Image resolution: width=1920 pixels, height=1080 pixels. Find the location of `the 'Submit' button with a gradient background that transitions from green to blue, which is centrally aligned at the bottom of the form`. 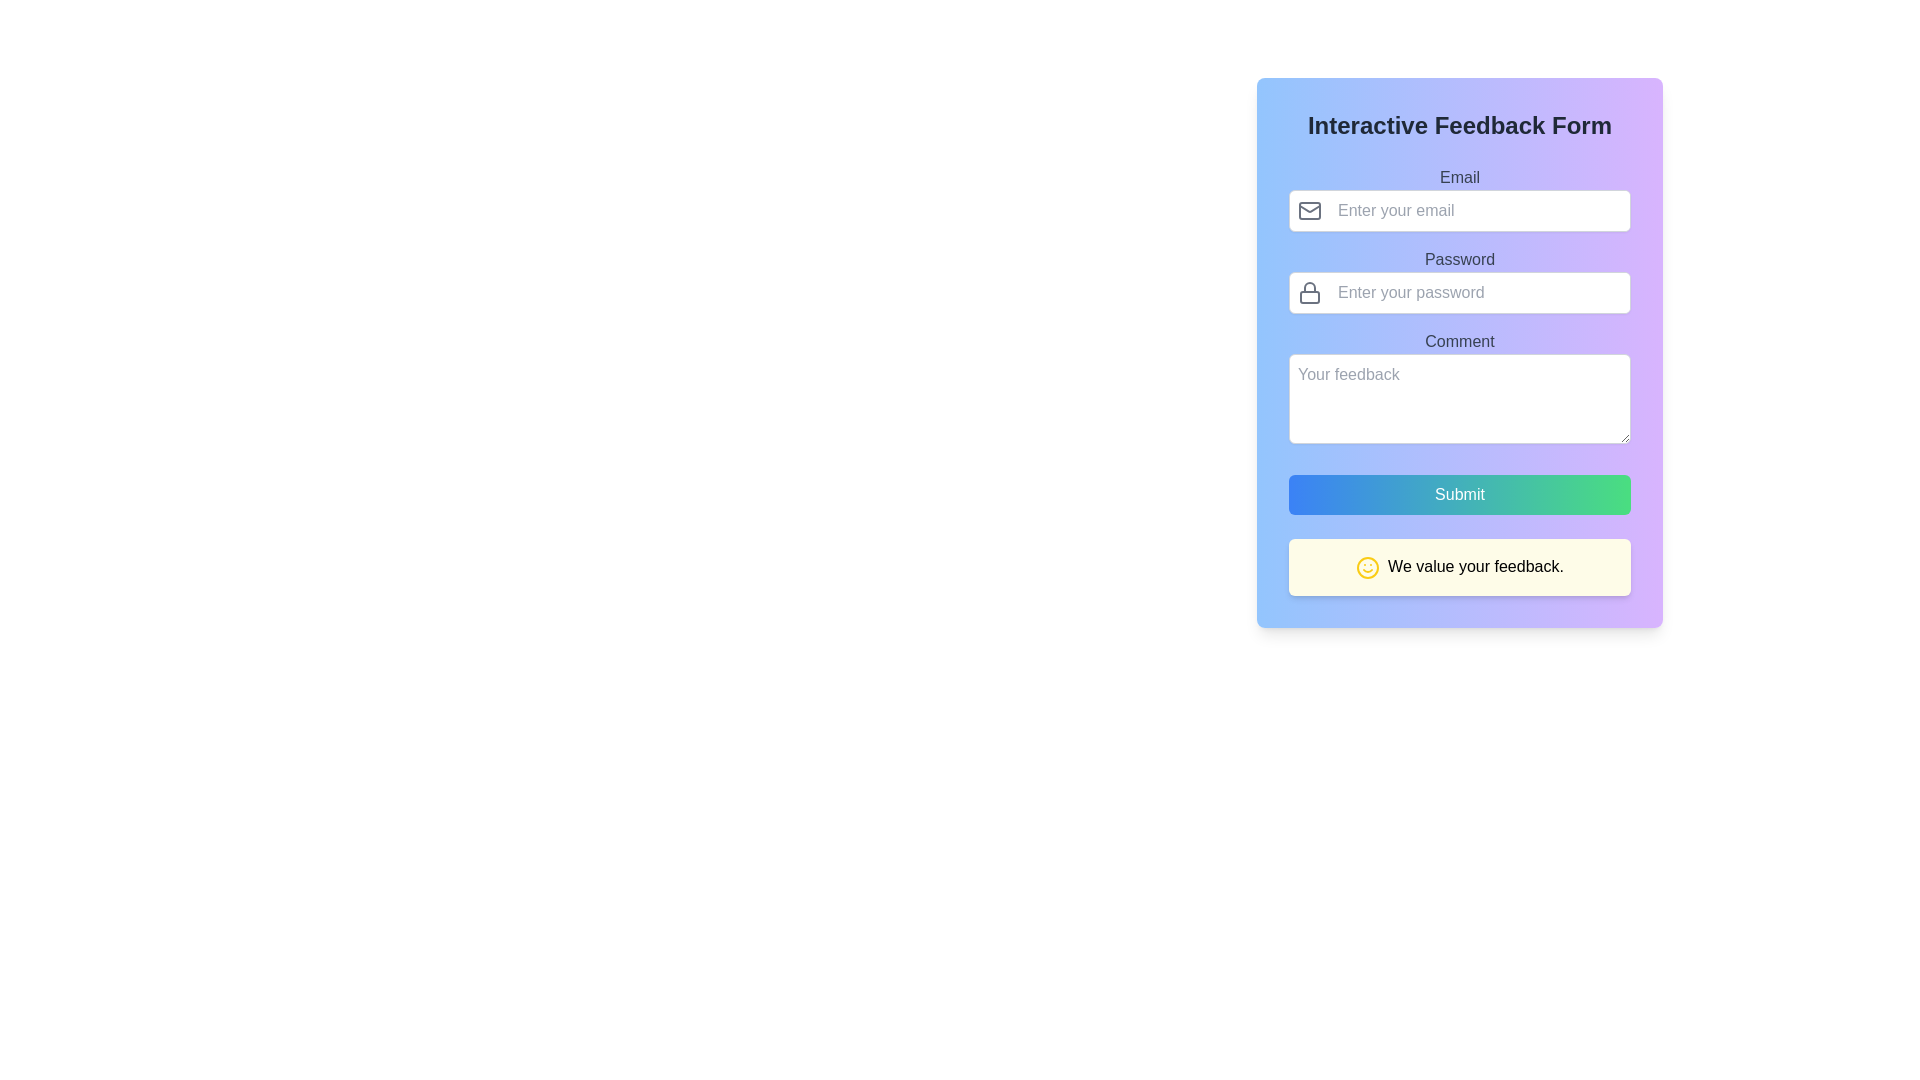

the 'Submit' button with a gradient background that transitions from green to blue, which is centrally aligned at the bottom of the form is located at coordinates (1459, 494).